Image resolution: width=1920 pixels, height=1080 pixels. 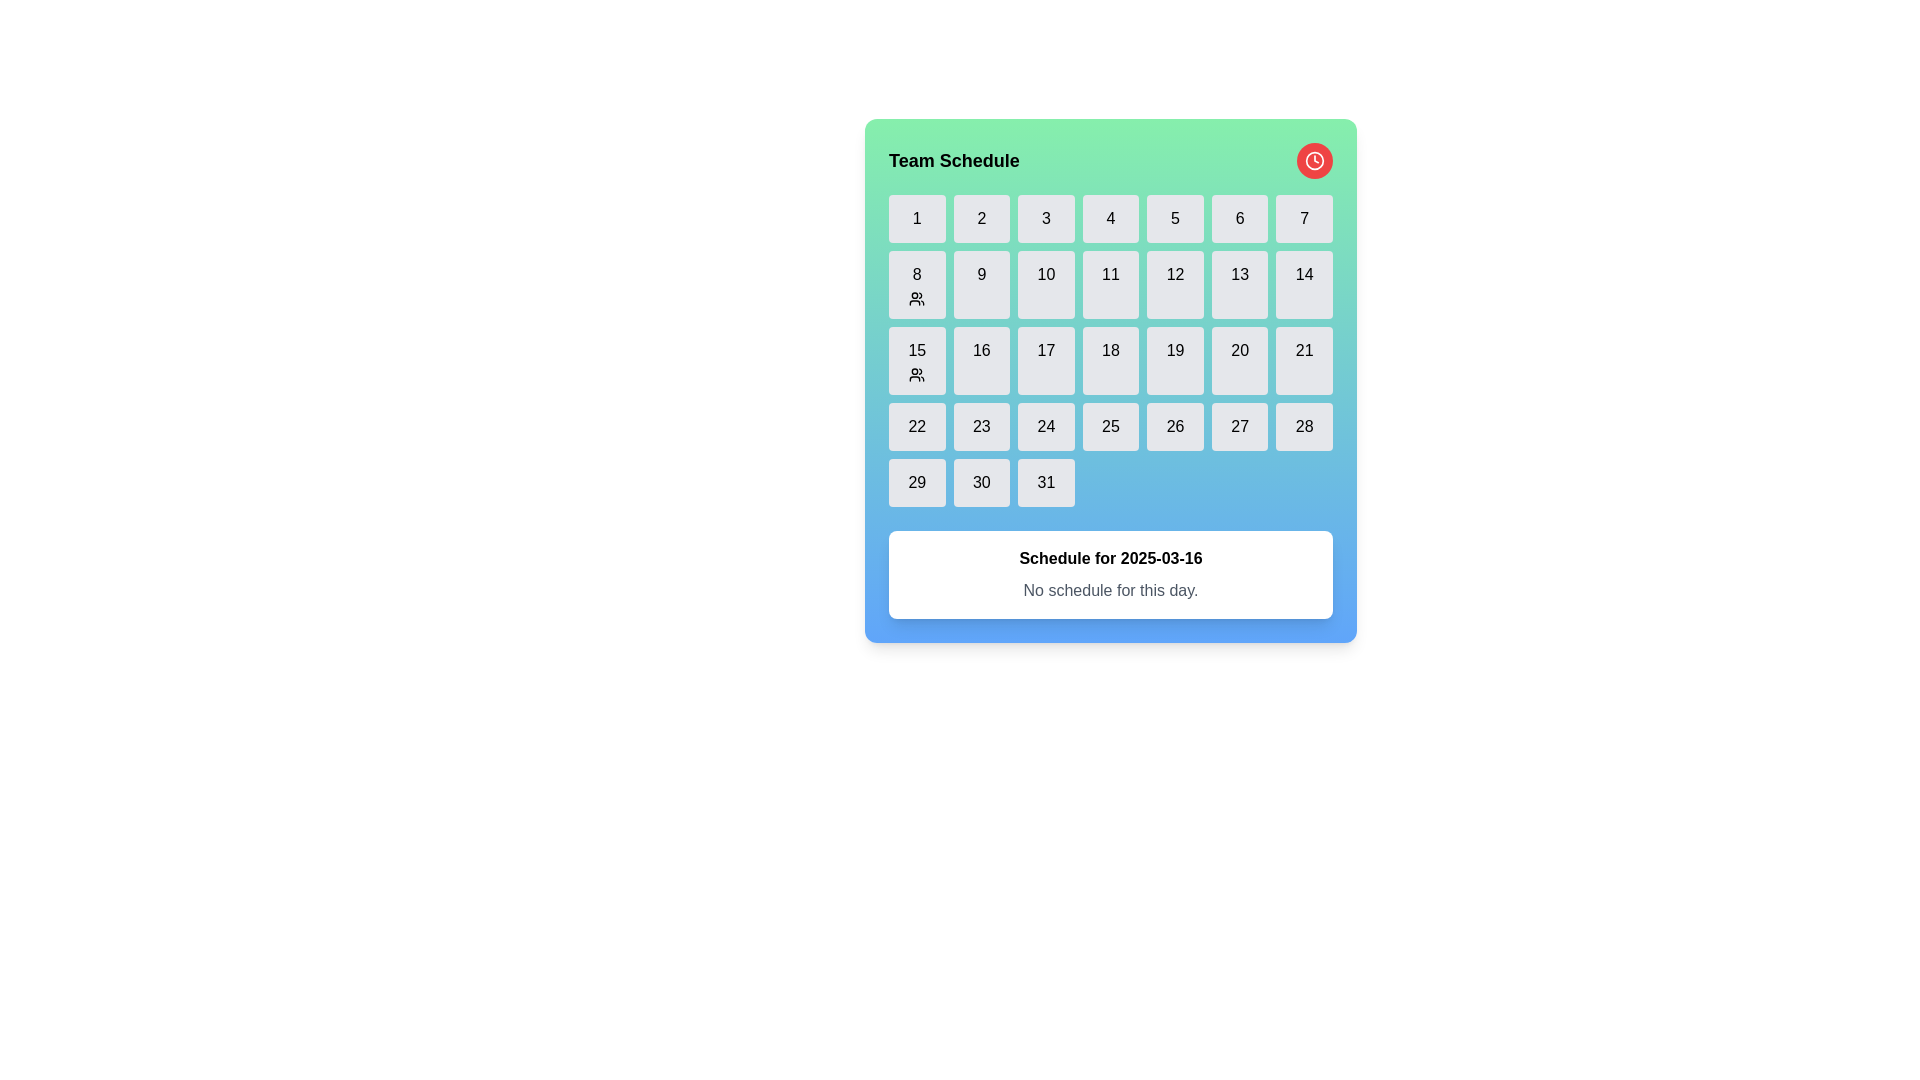 I want to click on the static heading text label that introduces the section for scheduling tasks or events, located in the top-left corner of the green header area, so click(x=953, y=160).